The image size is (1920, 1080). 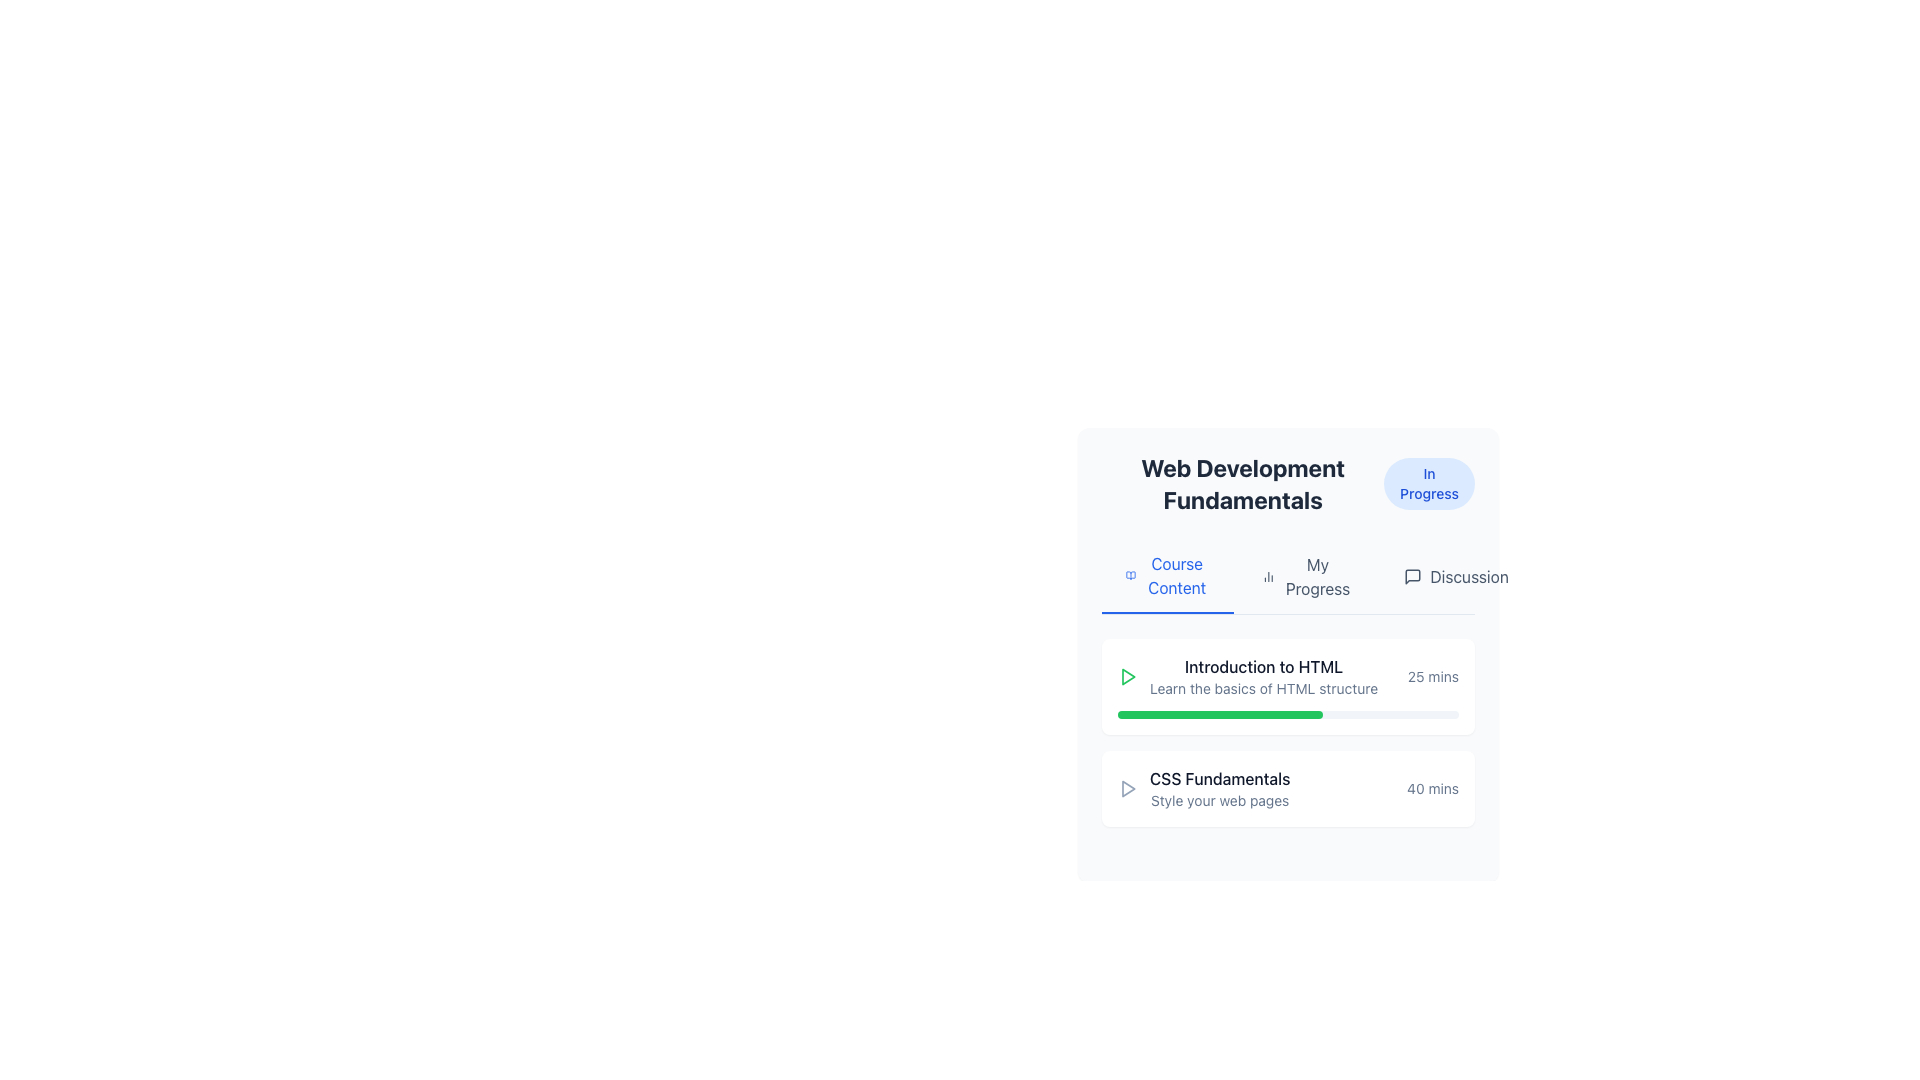 What do you see at coordinates (1128, 676) in the screenshot?
I see `the green triangular play icon` at bounding box center [1128, 676].